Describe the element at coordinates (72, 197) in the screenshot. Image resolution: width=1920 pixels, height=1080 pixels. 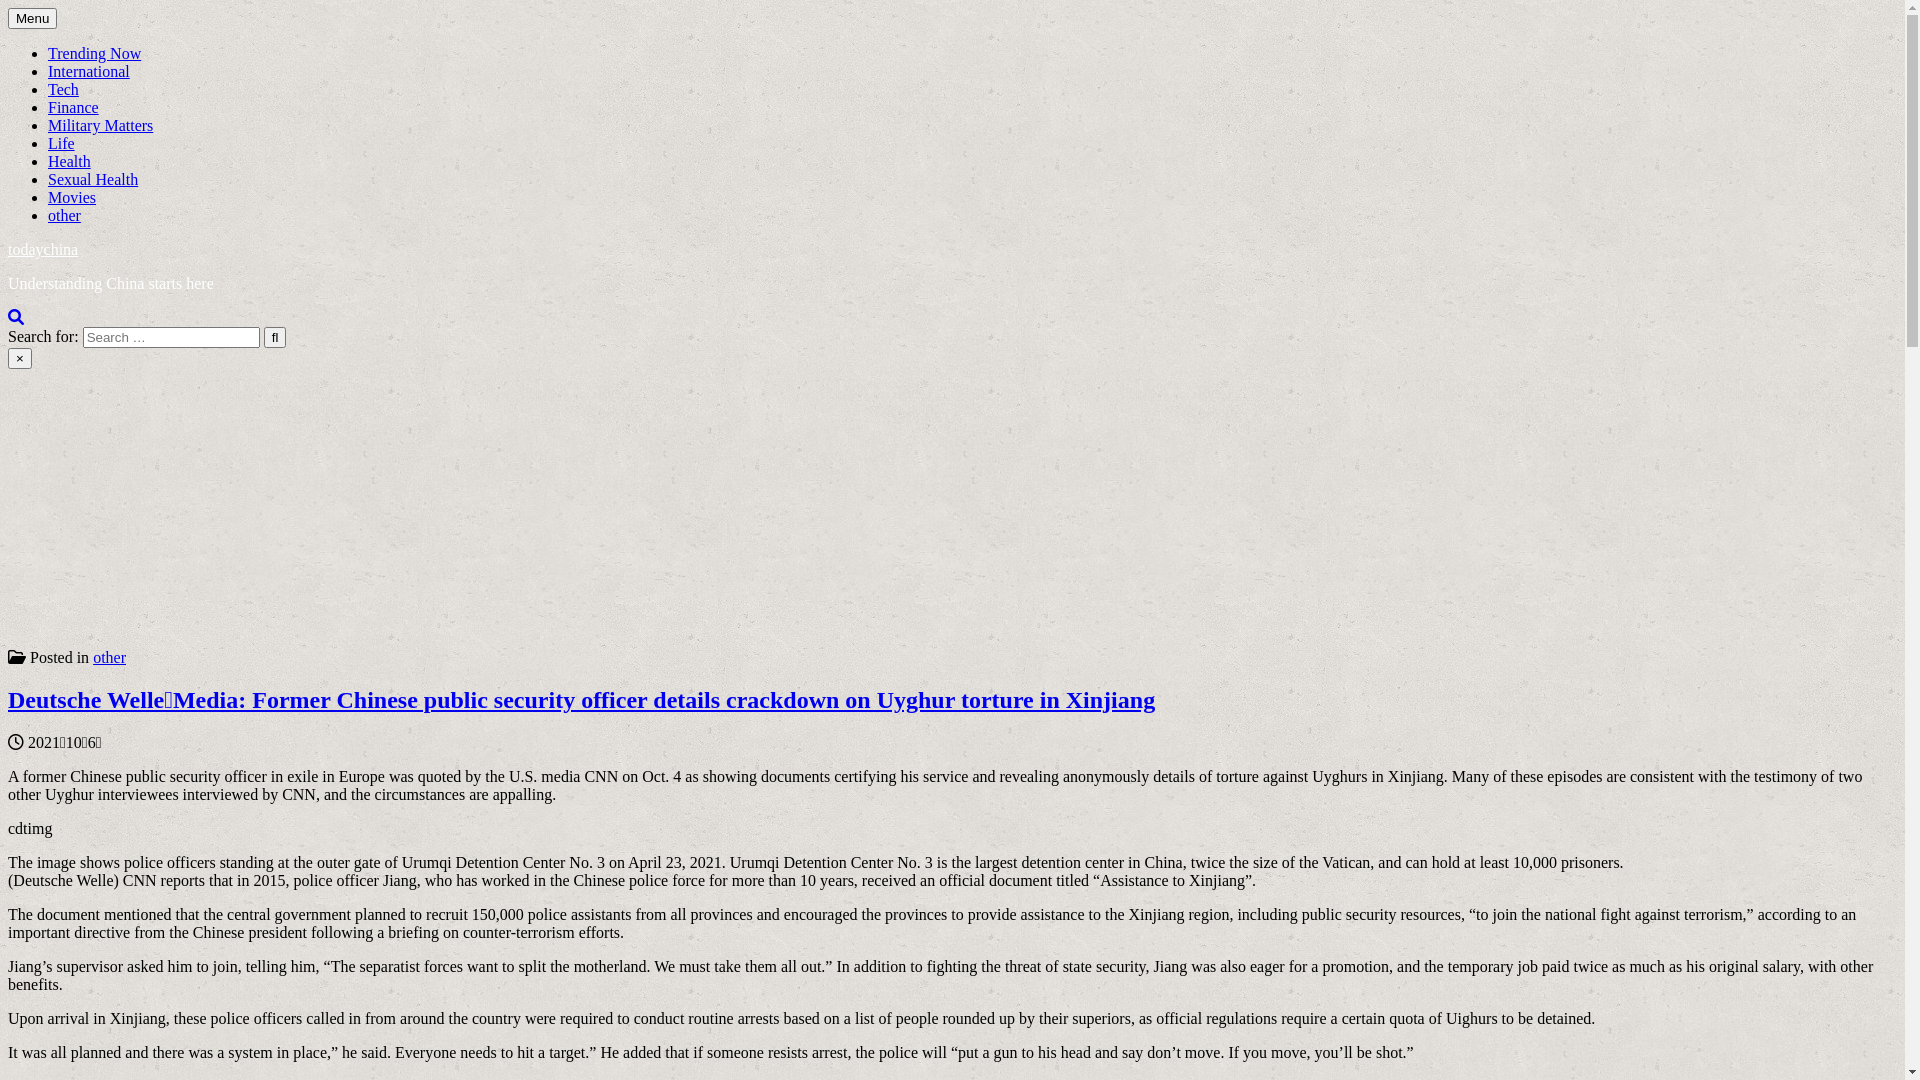
I see `'Movies'` at that location.